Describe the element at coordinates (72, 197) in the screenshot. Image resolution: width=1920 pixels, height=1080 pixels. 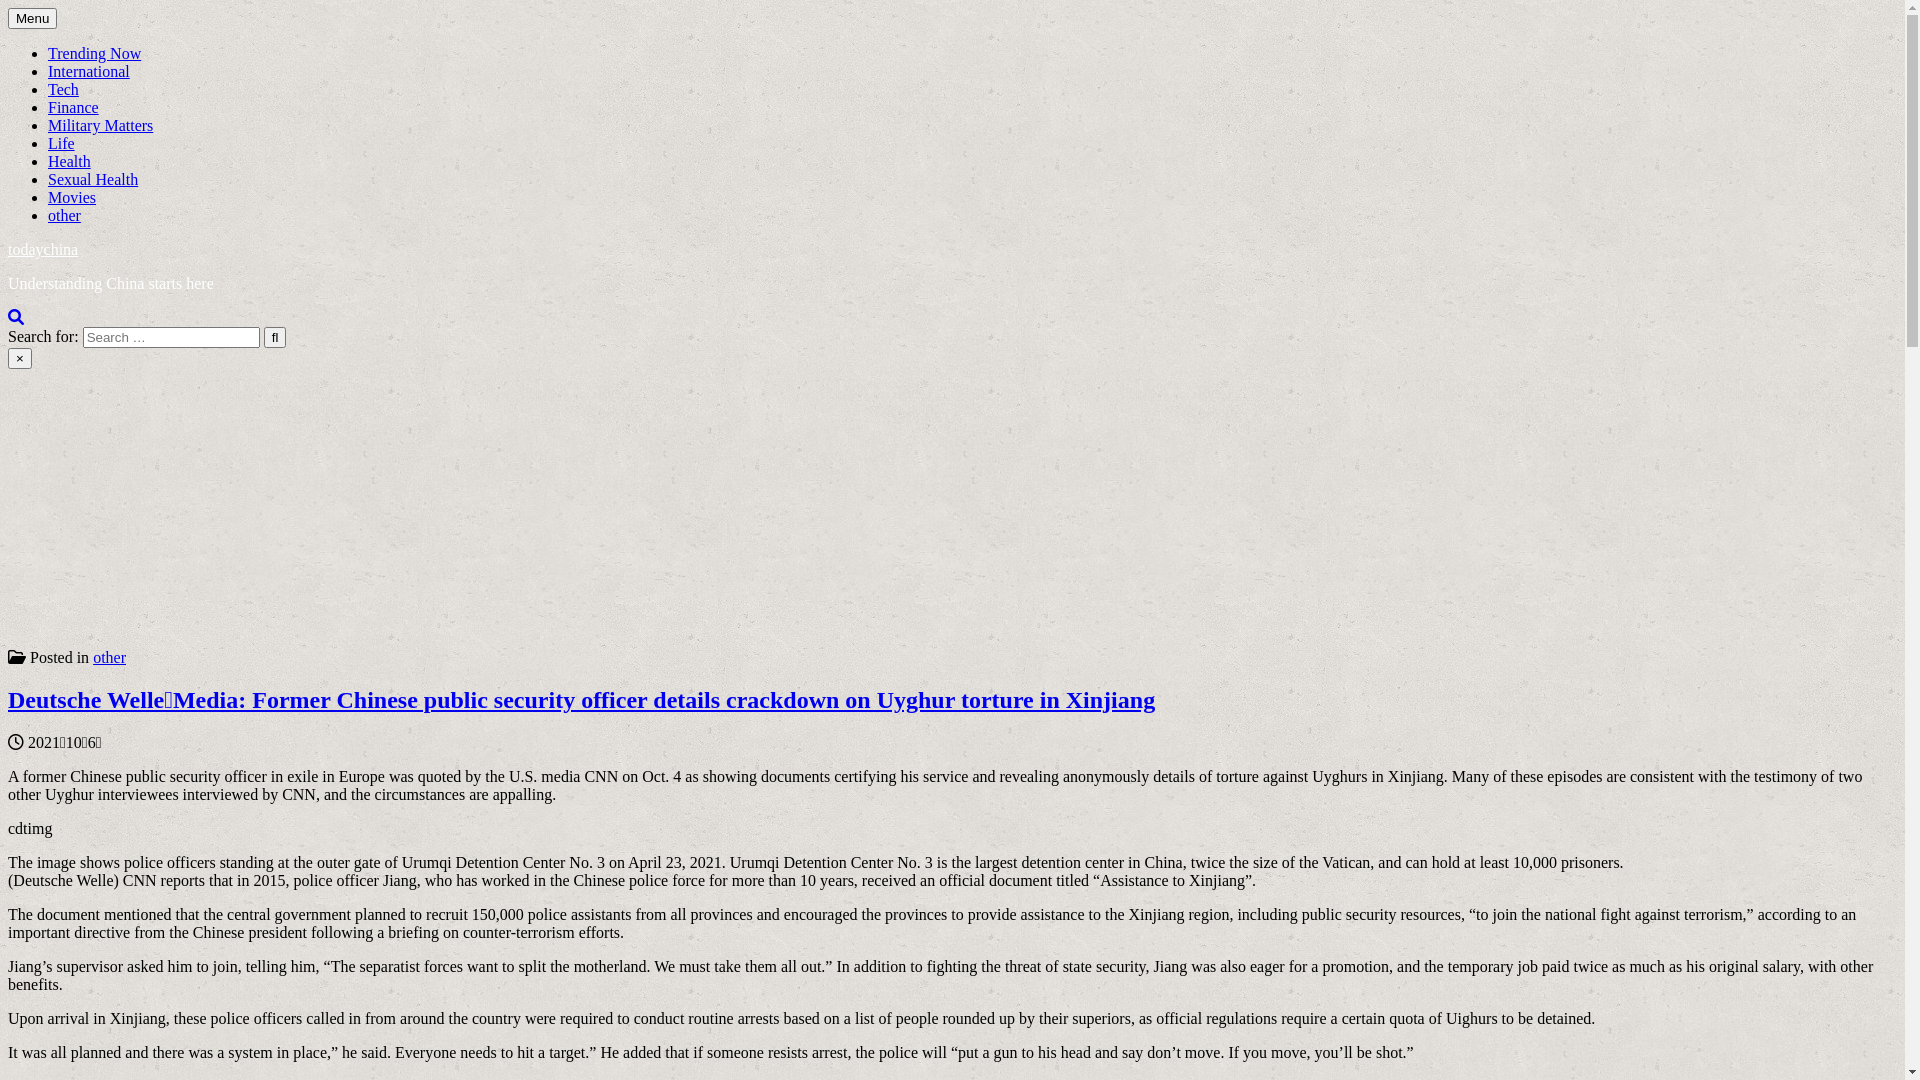
I see `'Movies'` at that location.